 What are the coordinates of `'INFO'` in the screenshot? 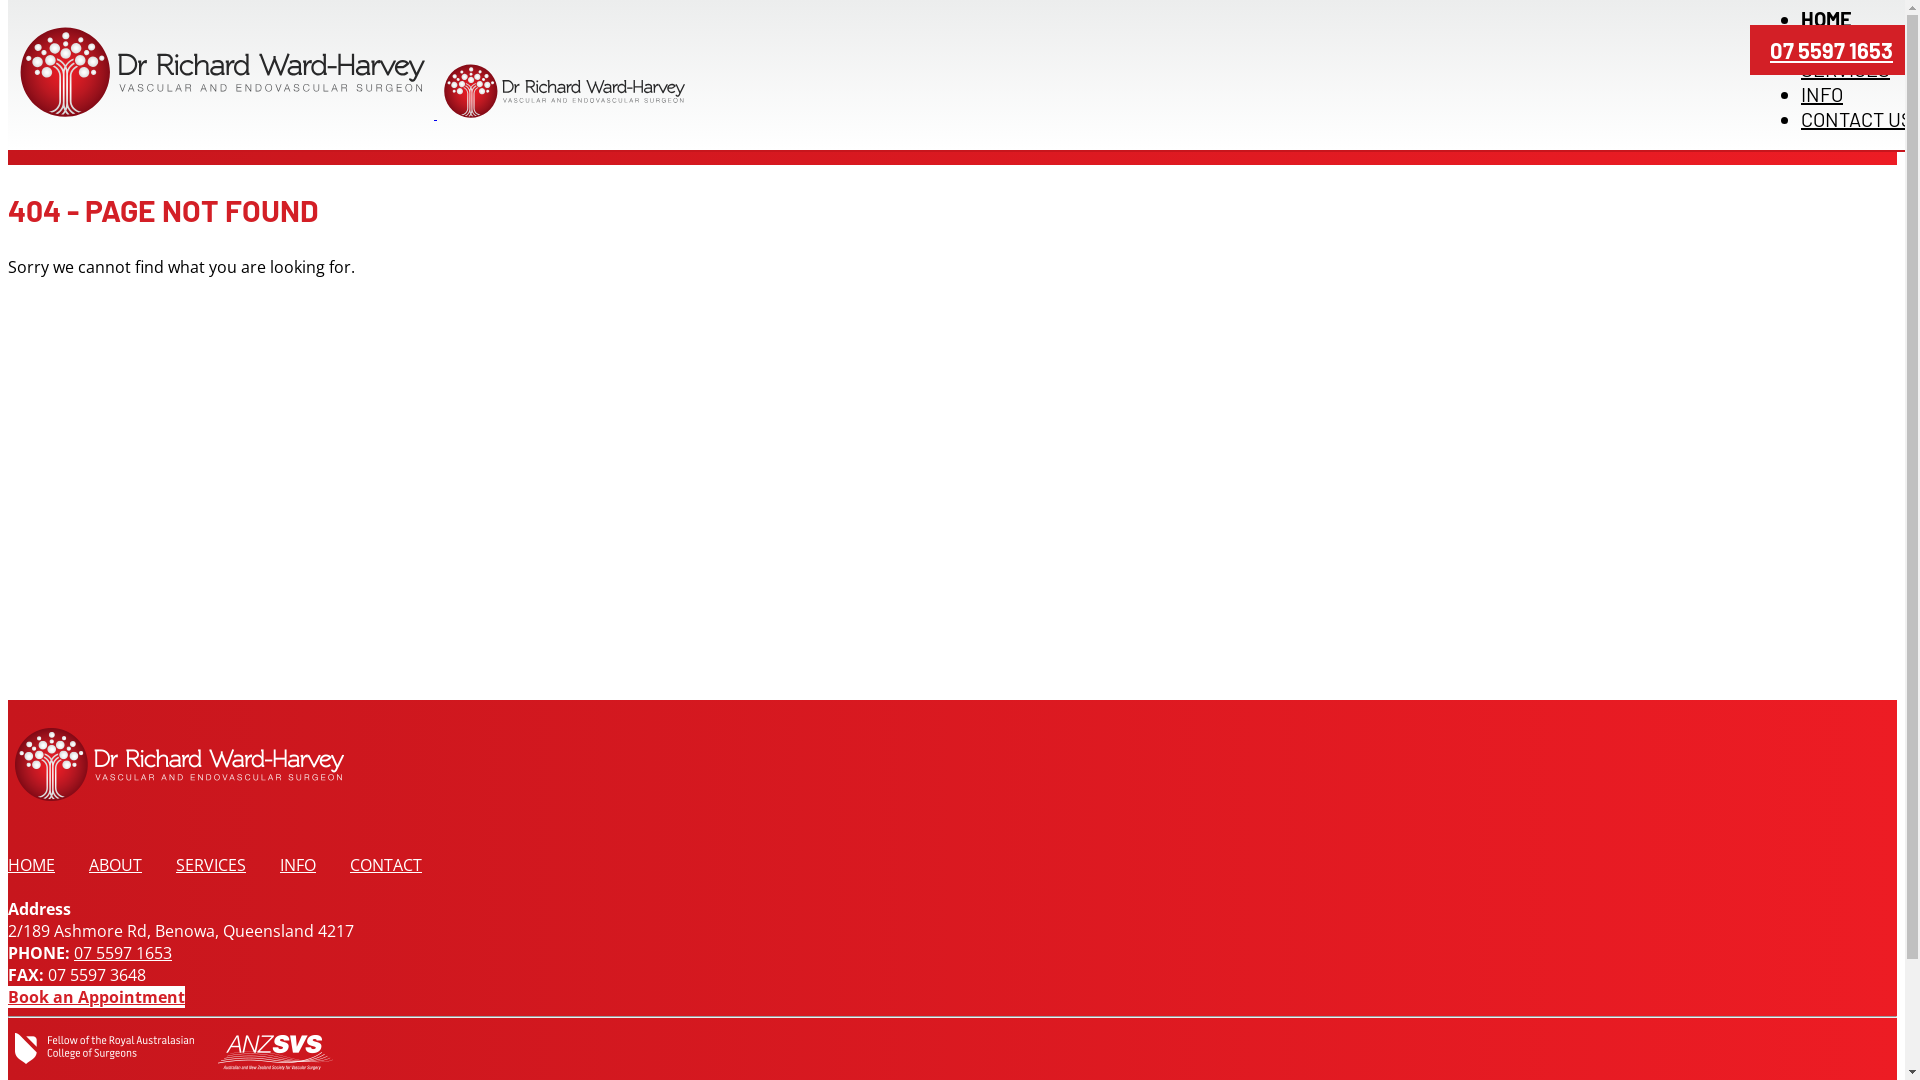 It's located at (296, 863).